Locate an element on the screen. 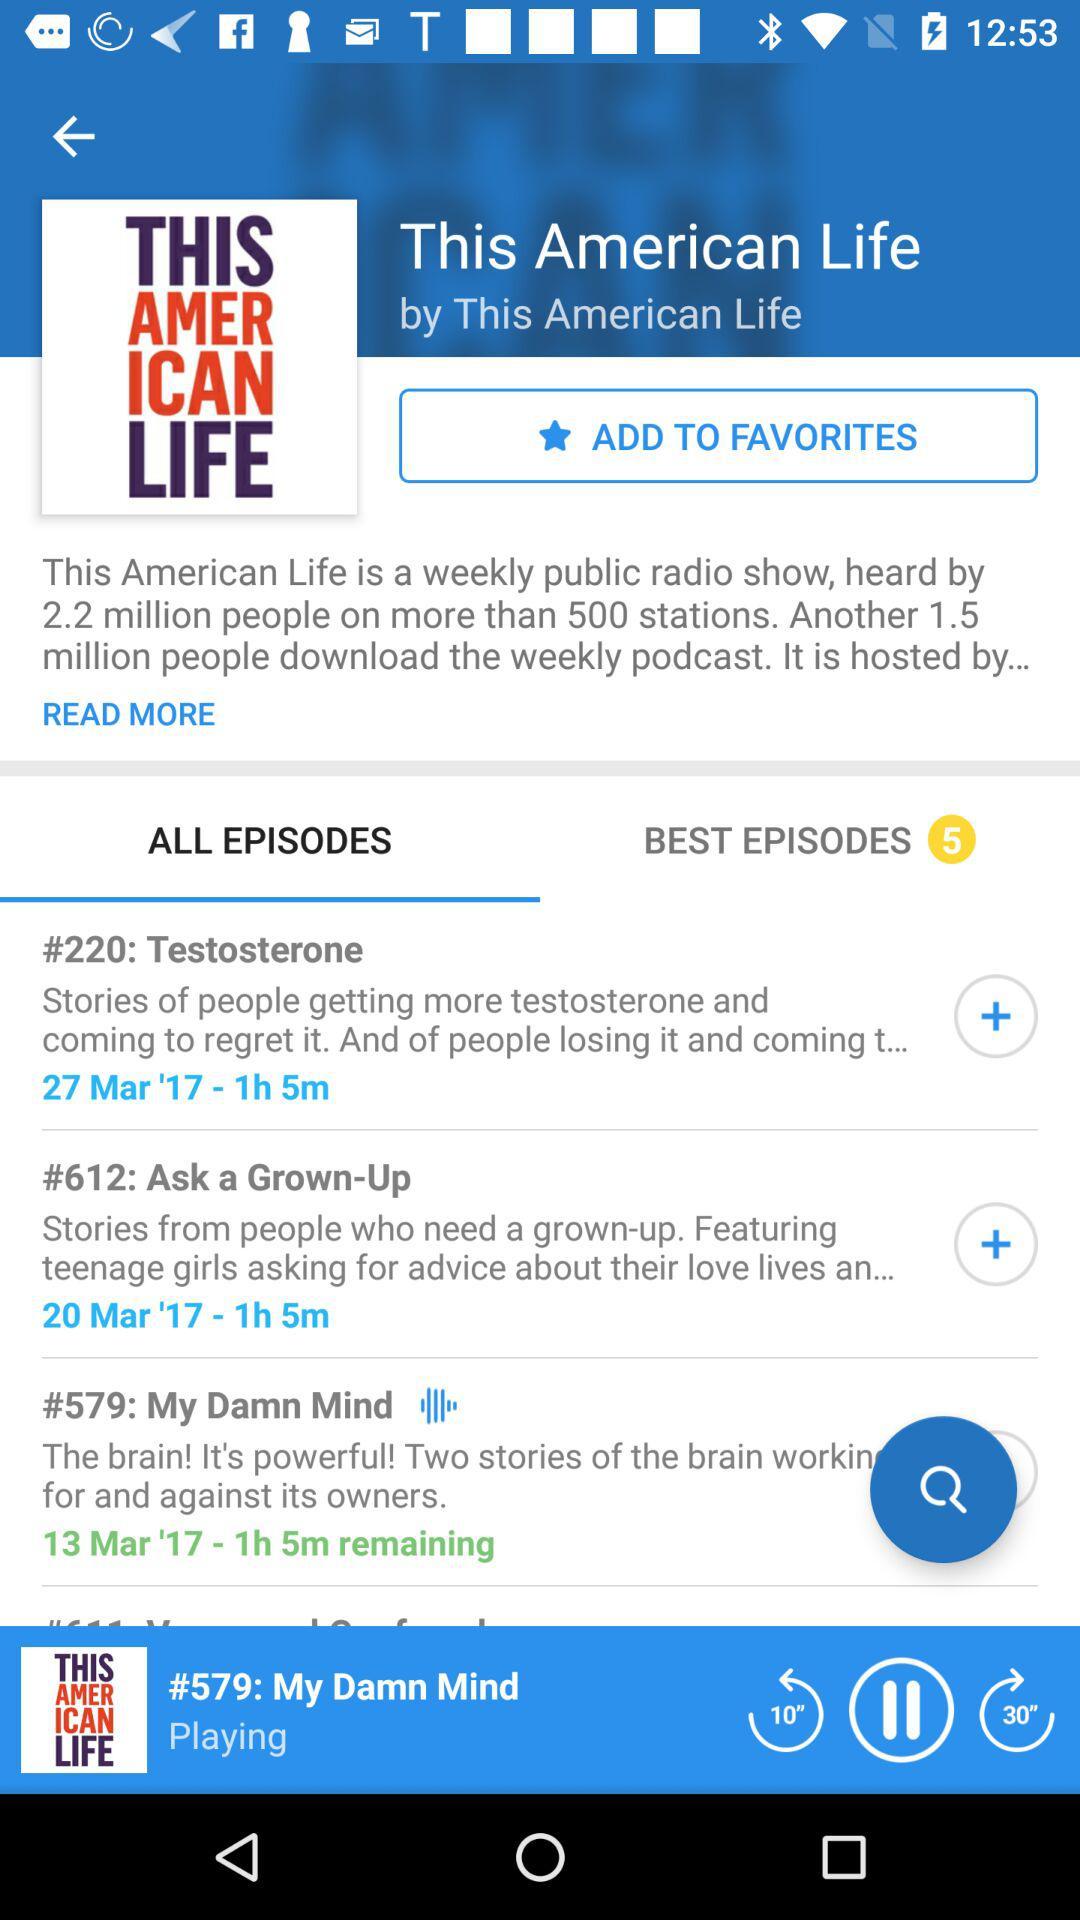 The width and height of the screenshot is (1080, 1920). backward 10 secound is located at coordinates (785, 1708).